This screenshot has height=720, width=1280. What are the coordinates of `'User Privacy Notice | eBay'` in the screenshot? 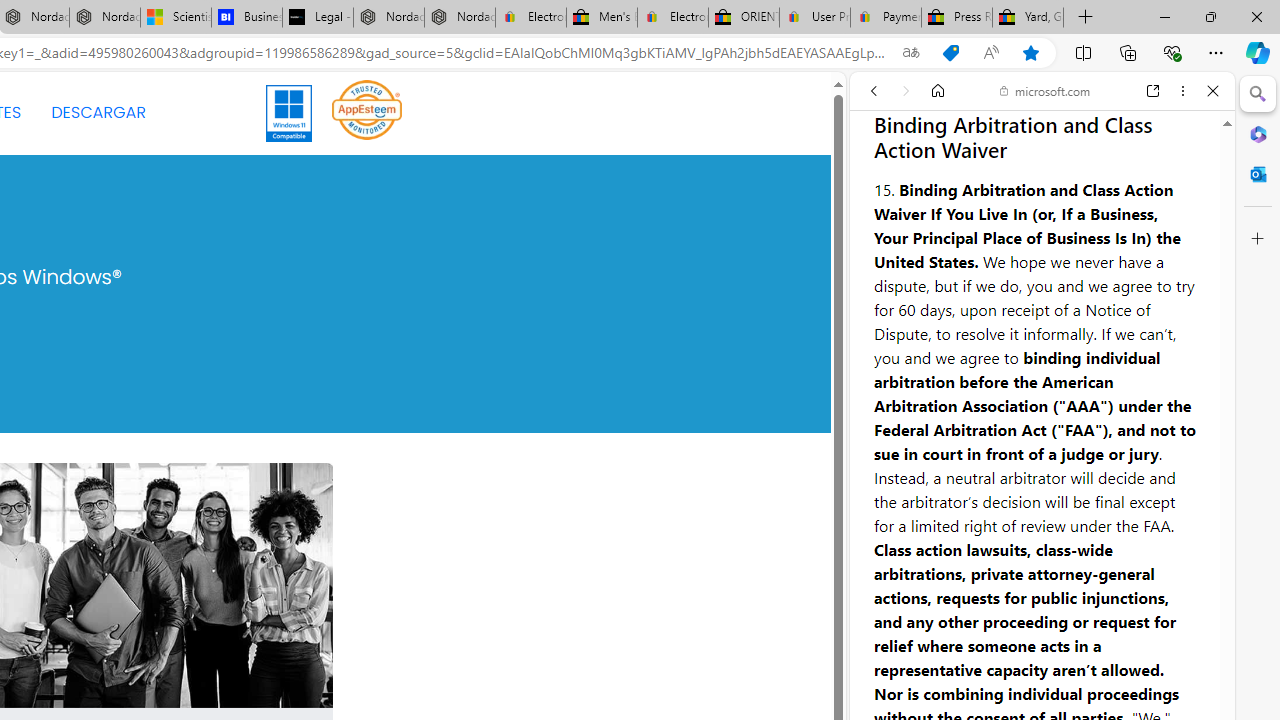 It's located at (814, 17).